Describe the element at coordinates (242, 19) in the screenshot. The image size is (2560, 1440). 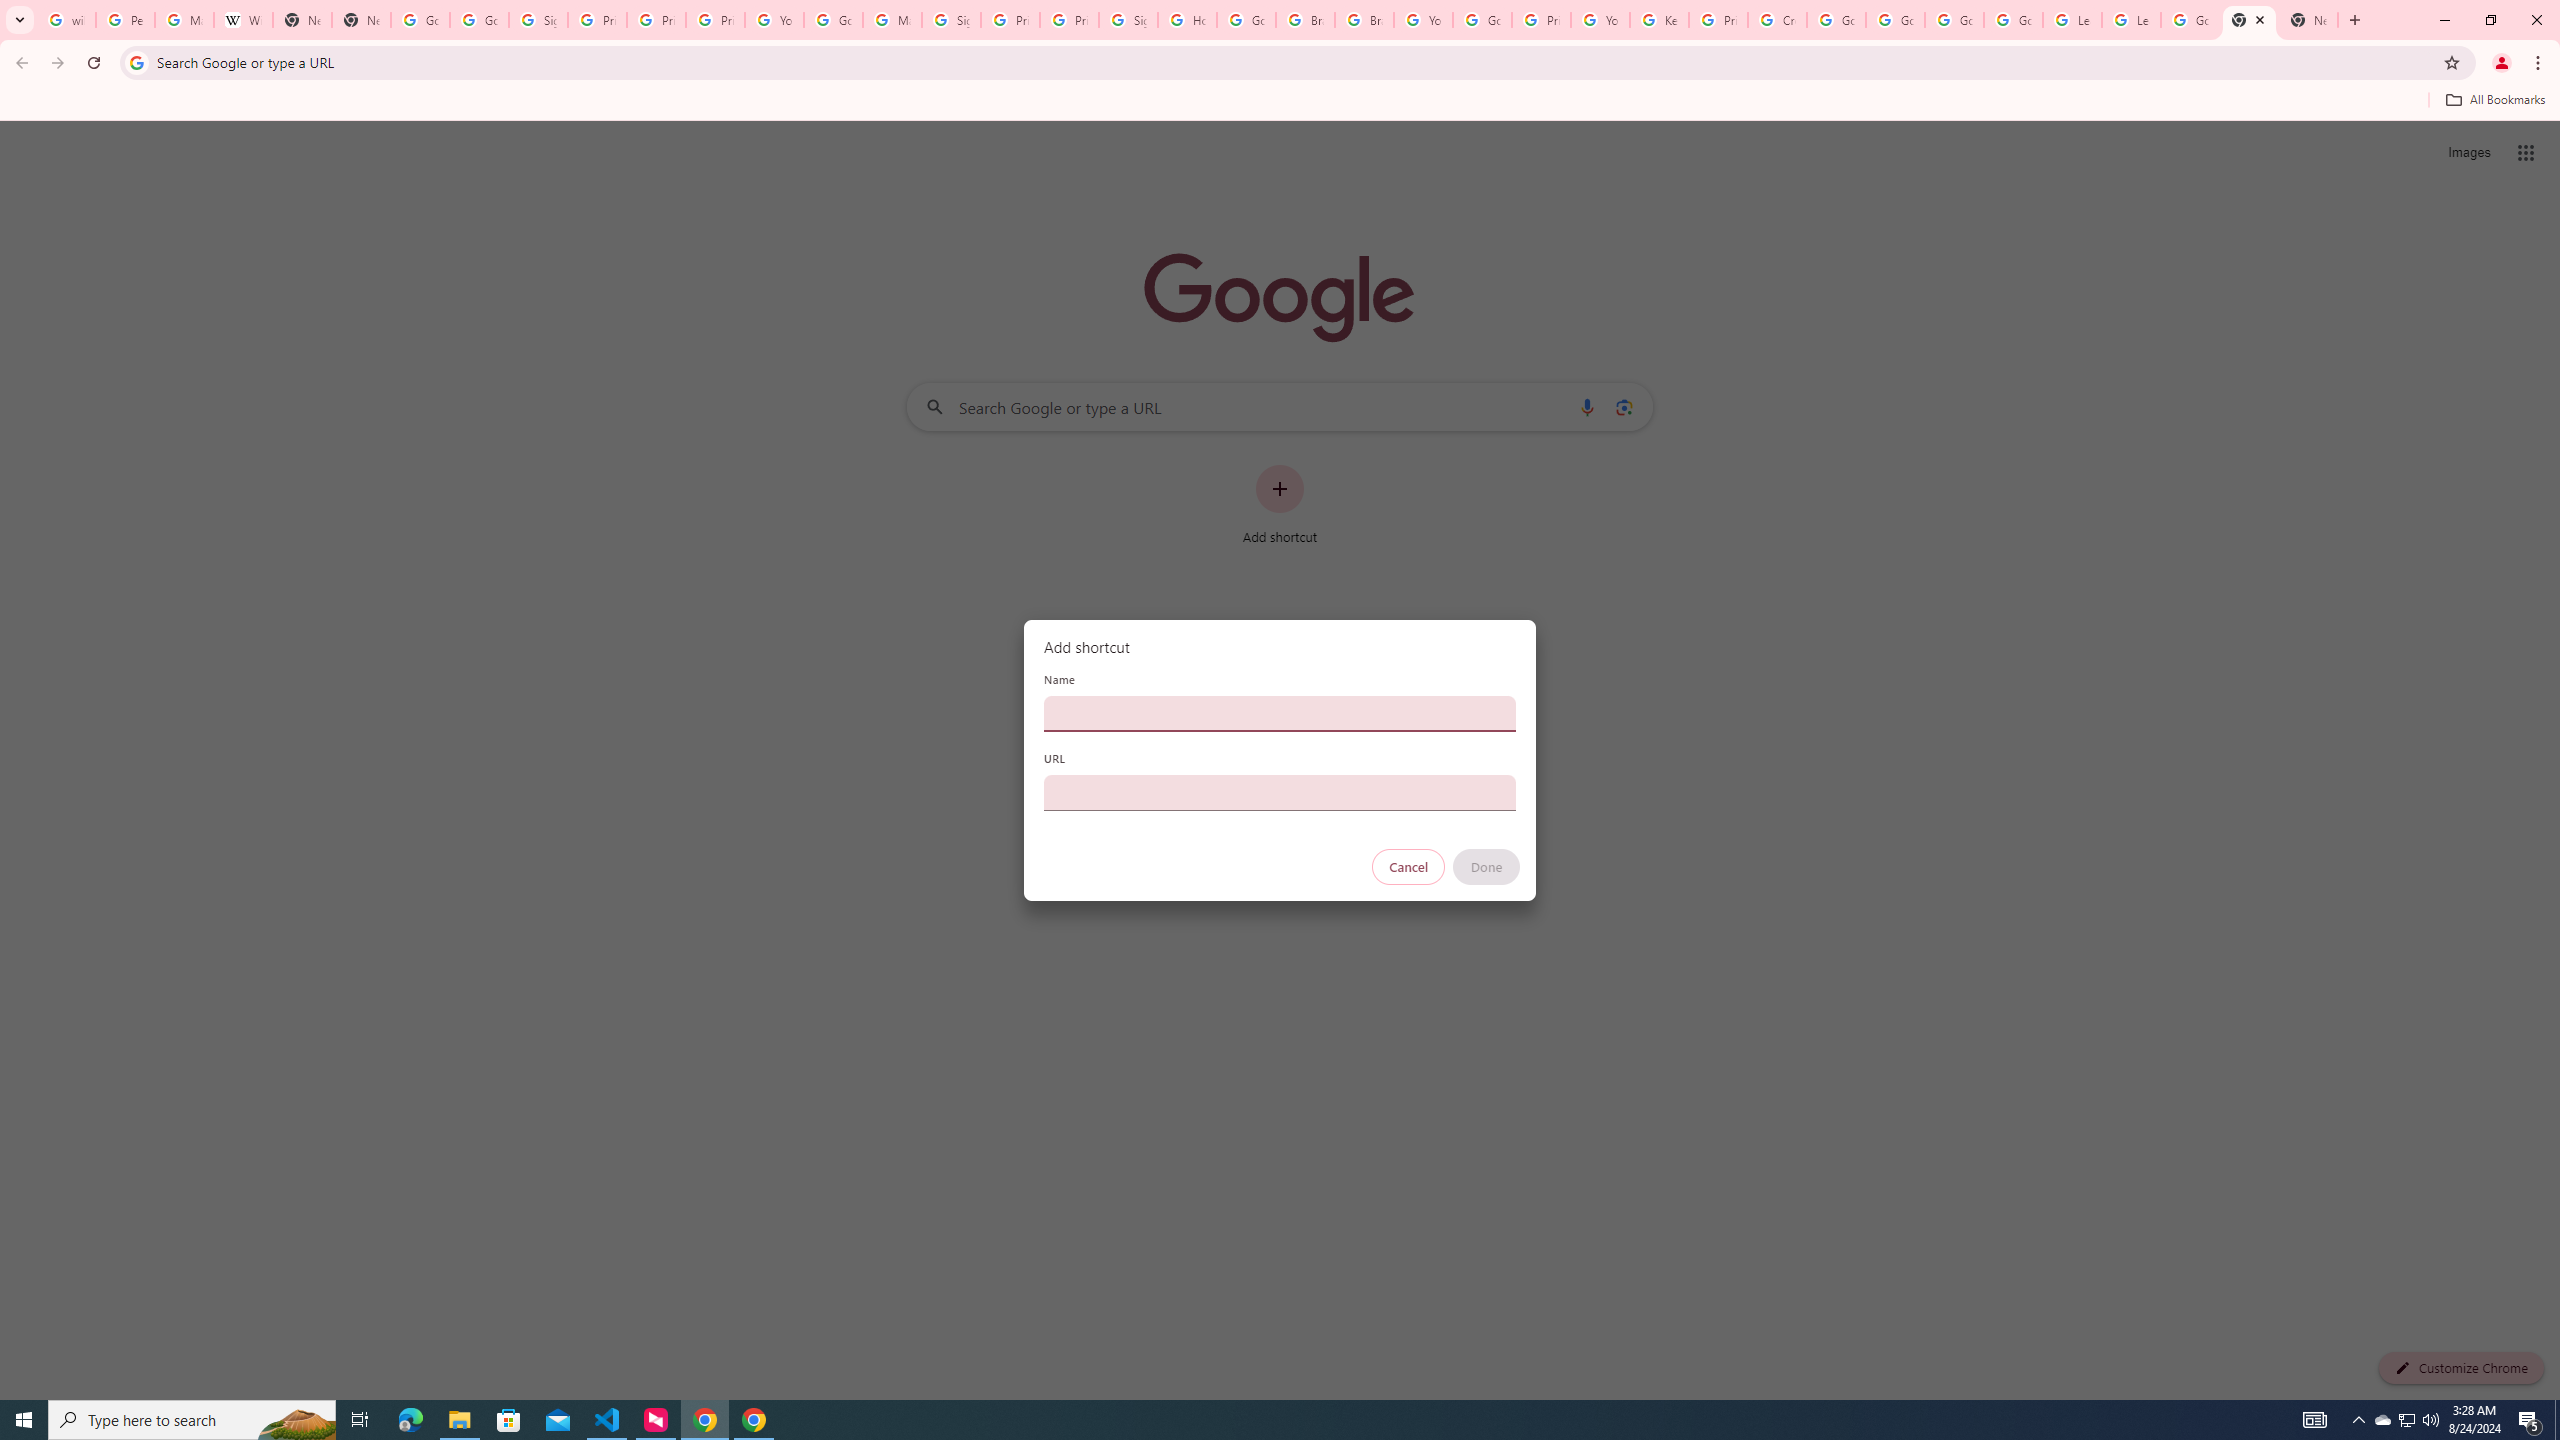
I see `'Wikipedia:Edit requests - Wikipedia'` at that location.